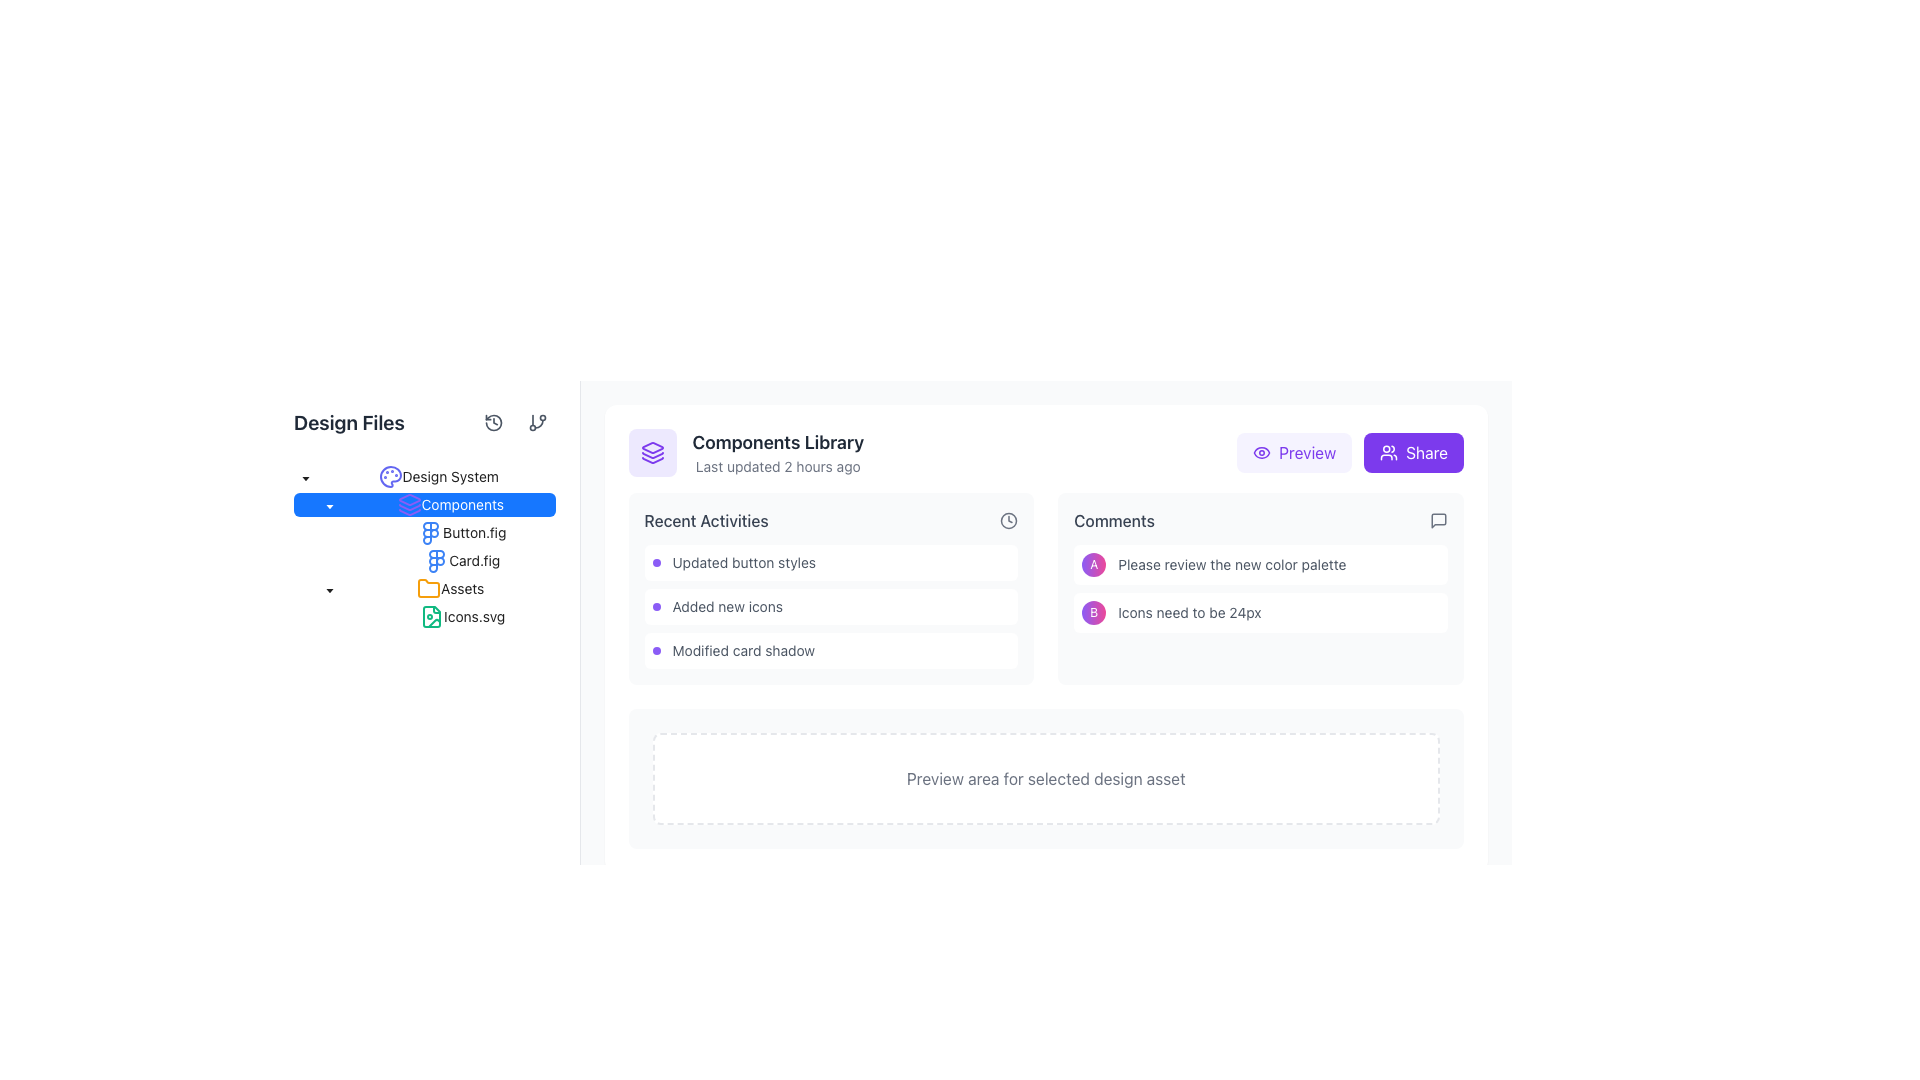  What do you see at coordinates (330, 504) in the screenshot?
I see `the downward caret icon next to the 'Components' label` at bounding box center [330, 504].